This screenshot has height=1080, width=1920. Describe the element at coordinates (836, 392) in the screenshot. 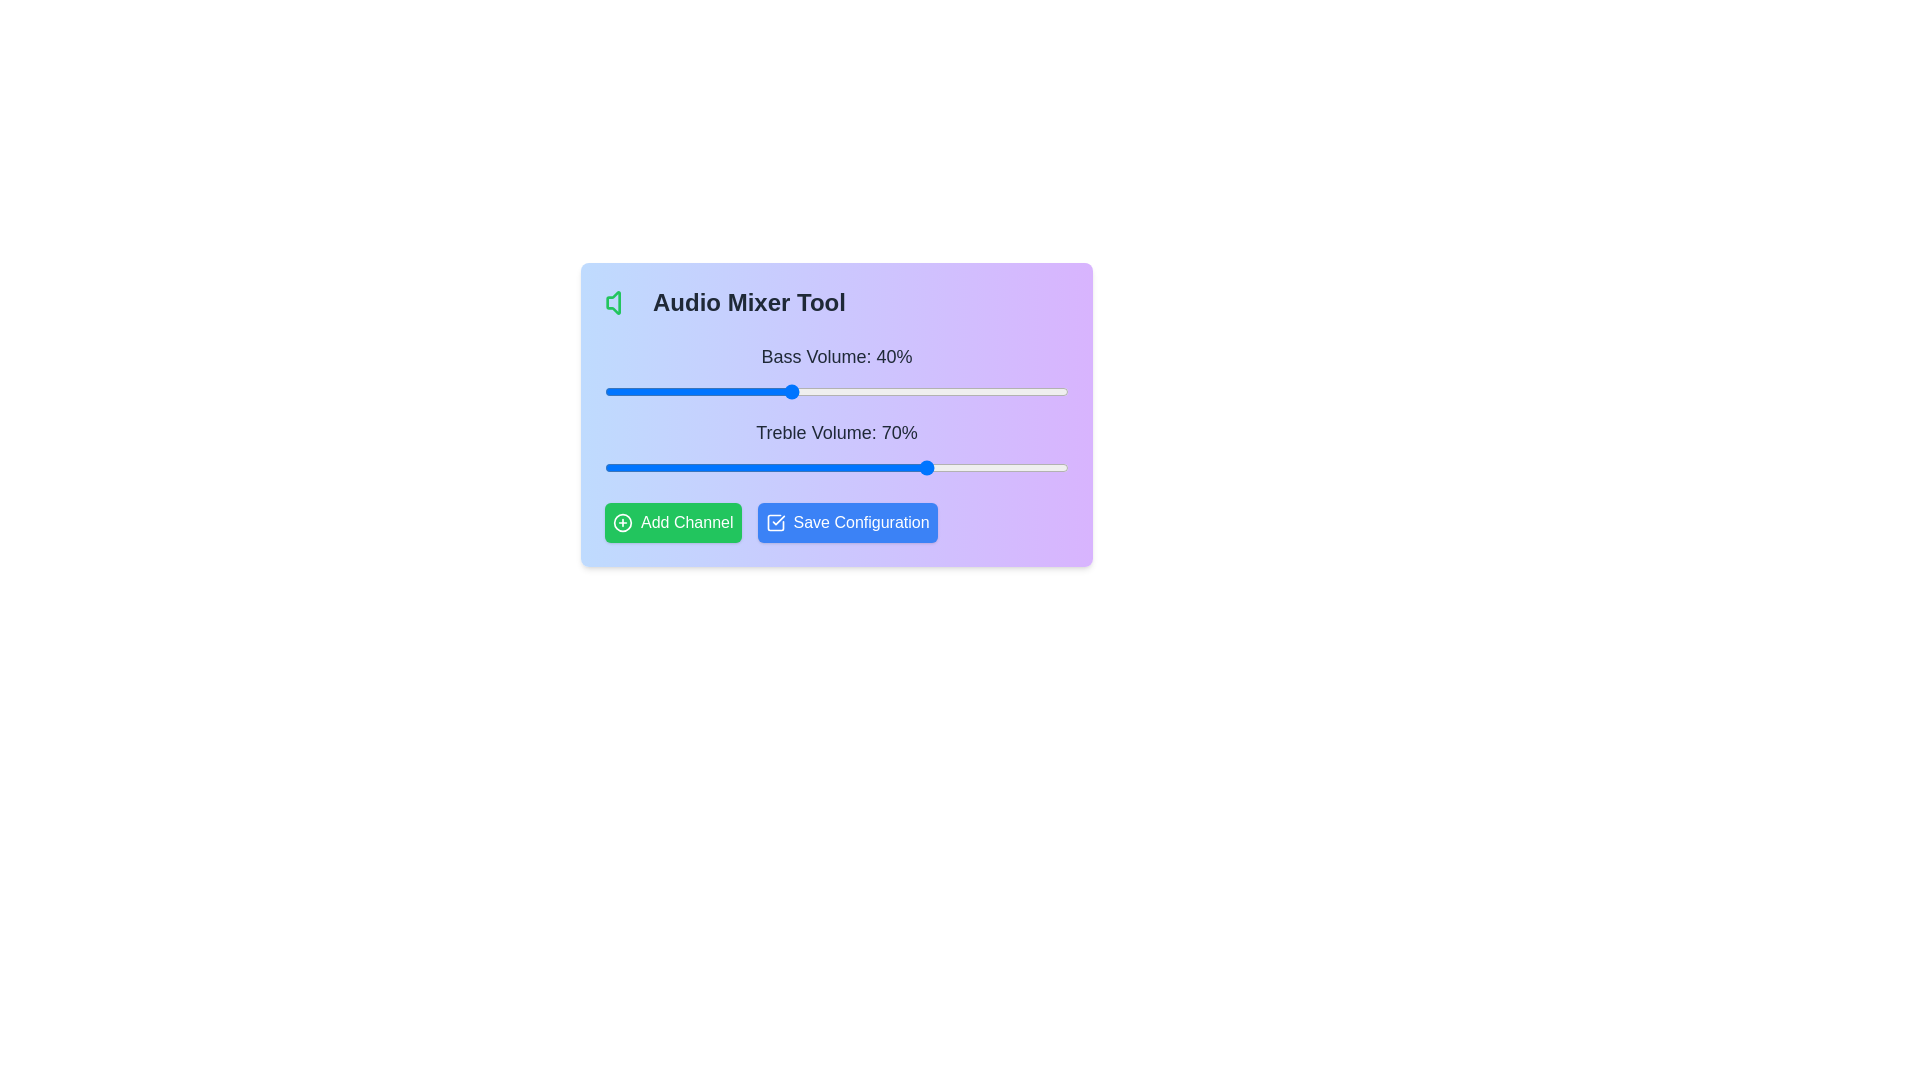

I see `the Bass Volume slider located below the label 'Bass Volume: 40%' in the 'Audio Mixer Tool' panel` at that location.